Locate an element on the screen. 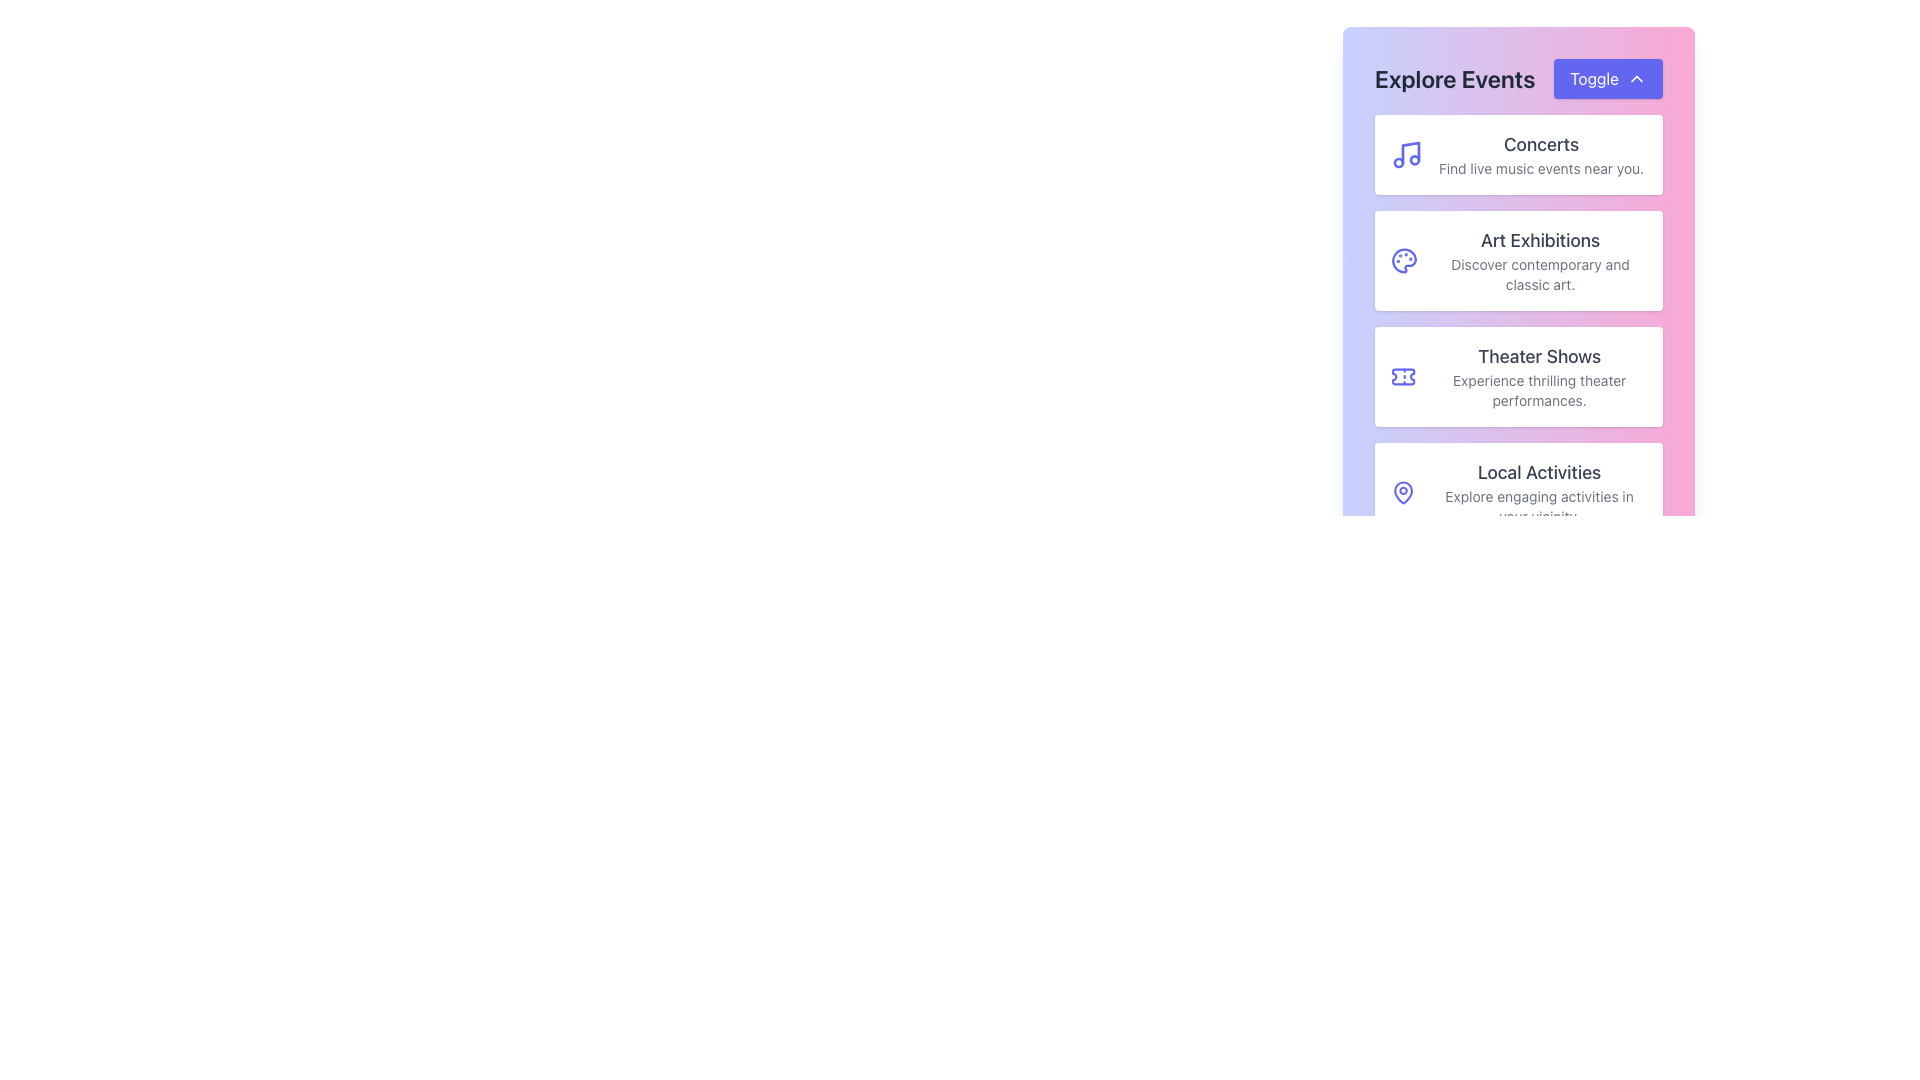  the vertical line component of the music note icon, which is black and located in the first icon under the 'Concerts' section of the interface menu is located at coordinates (1410, 152).